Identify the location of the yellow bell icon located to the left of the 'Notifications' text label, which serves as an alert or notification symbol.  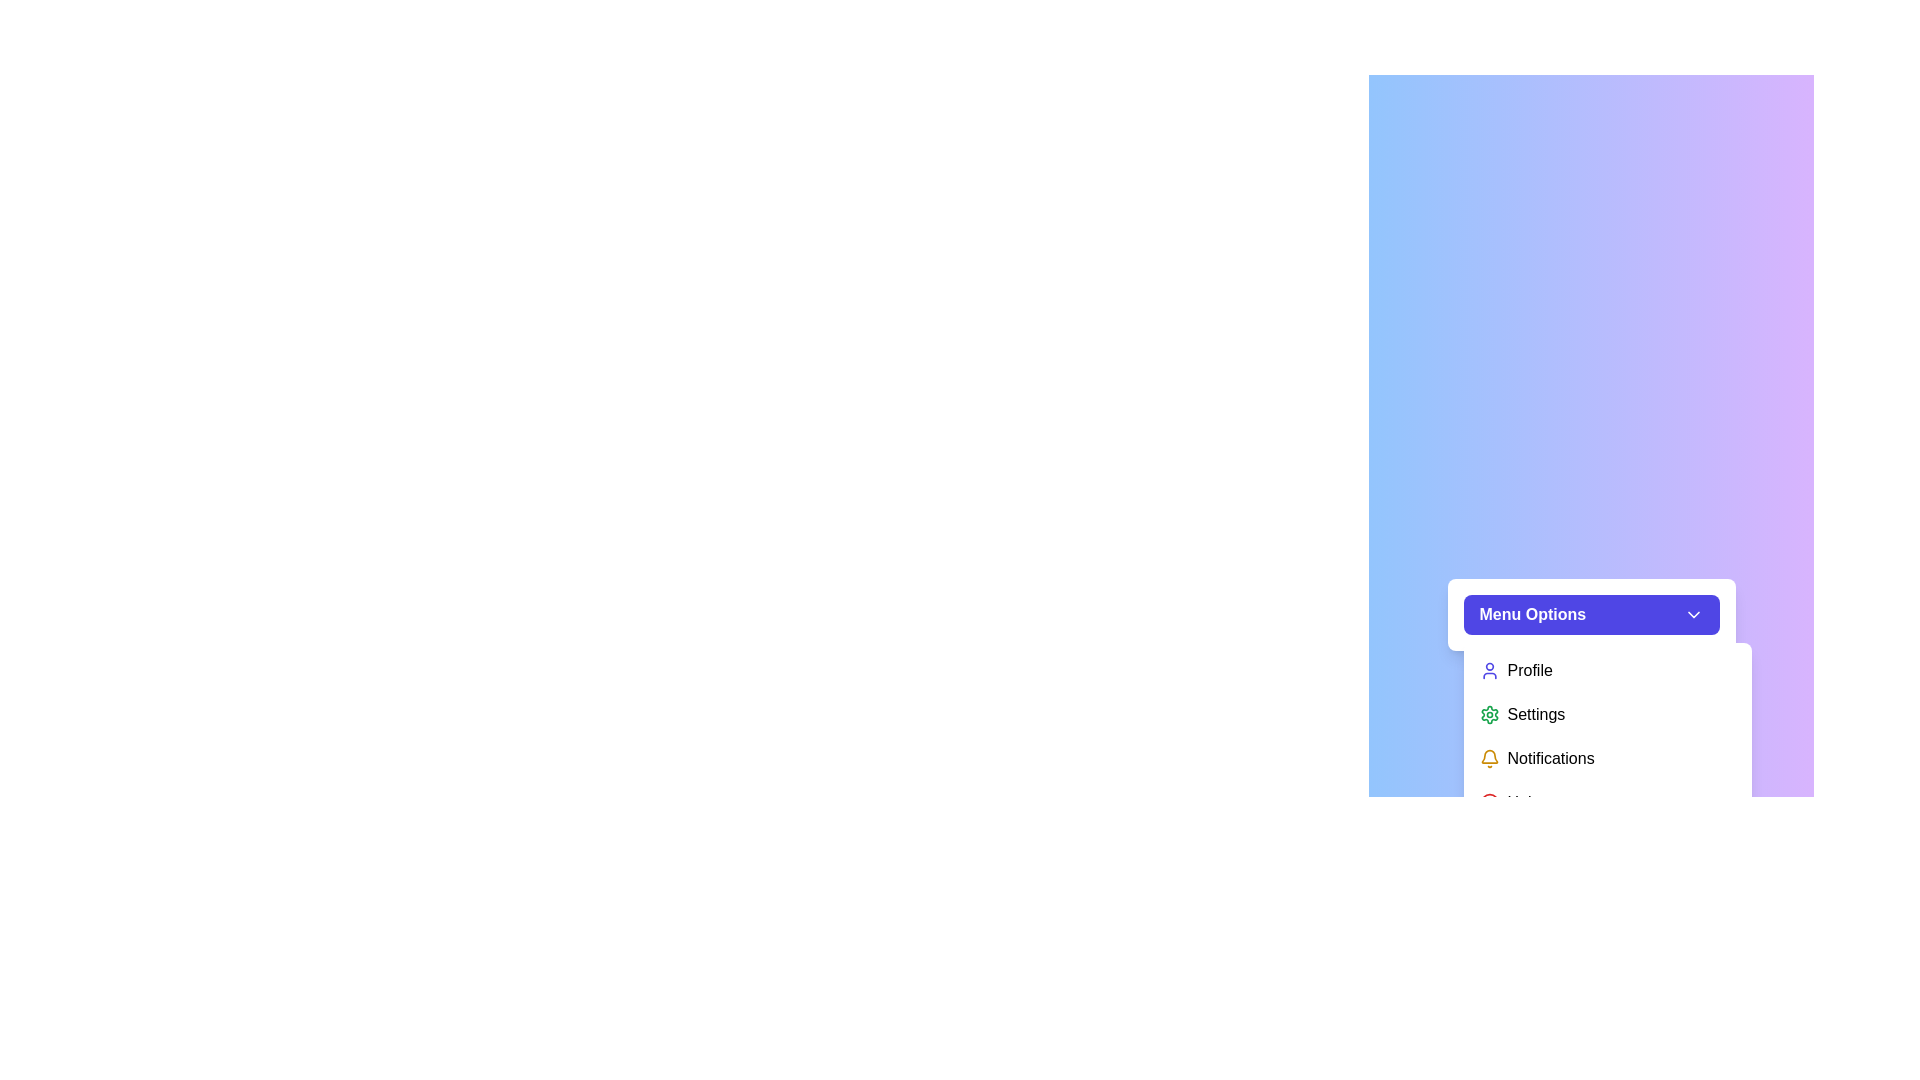
(1489, 759).